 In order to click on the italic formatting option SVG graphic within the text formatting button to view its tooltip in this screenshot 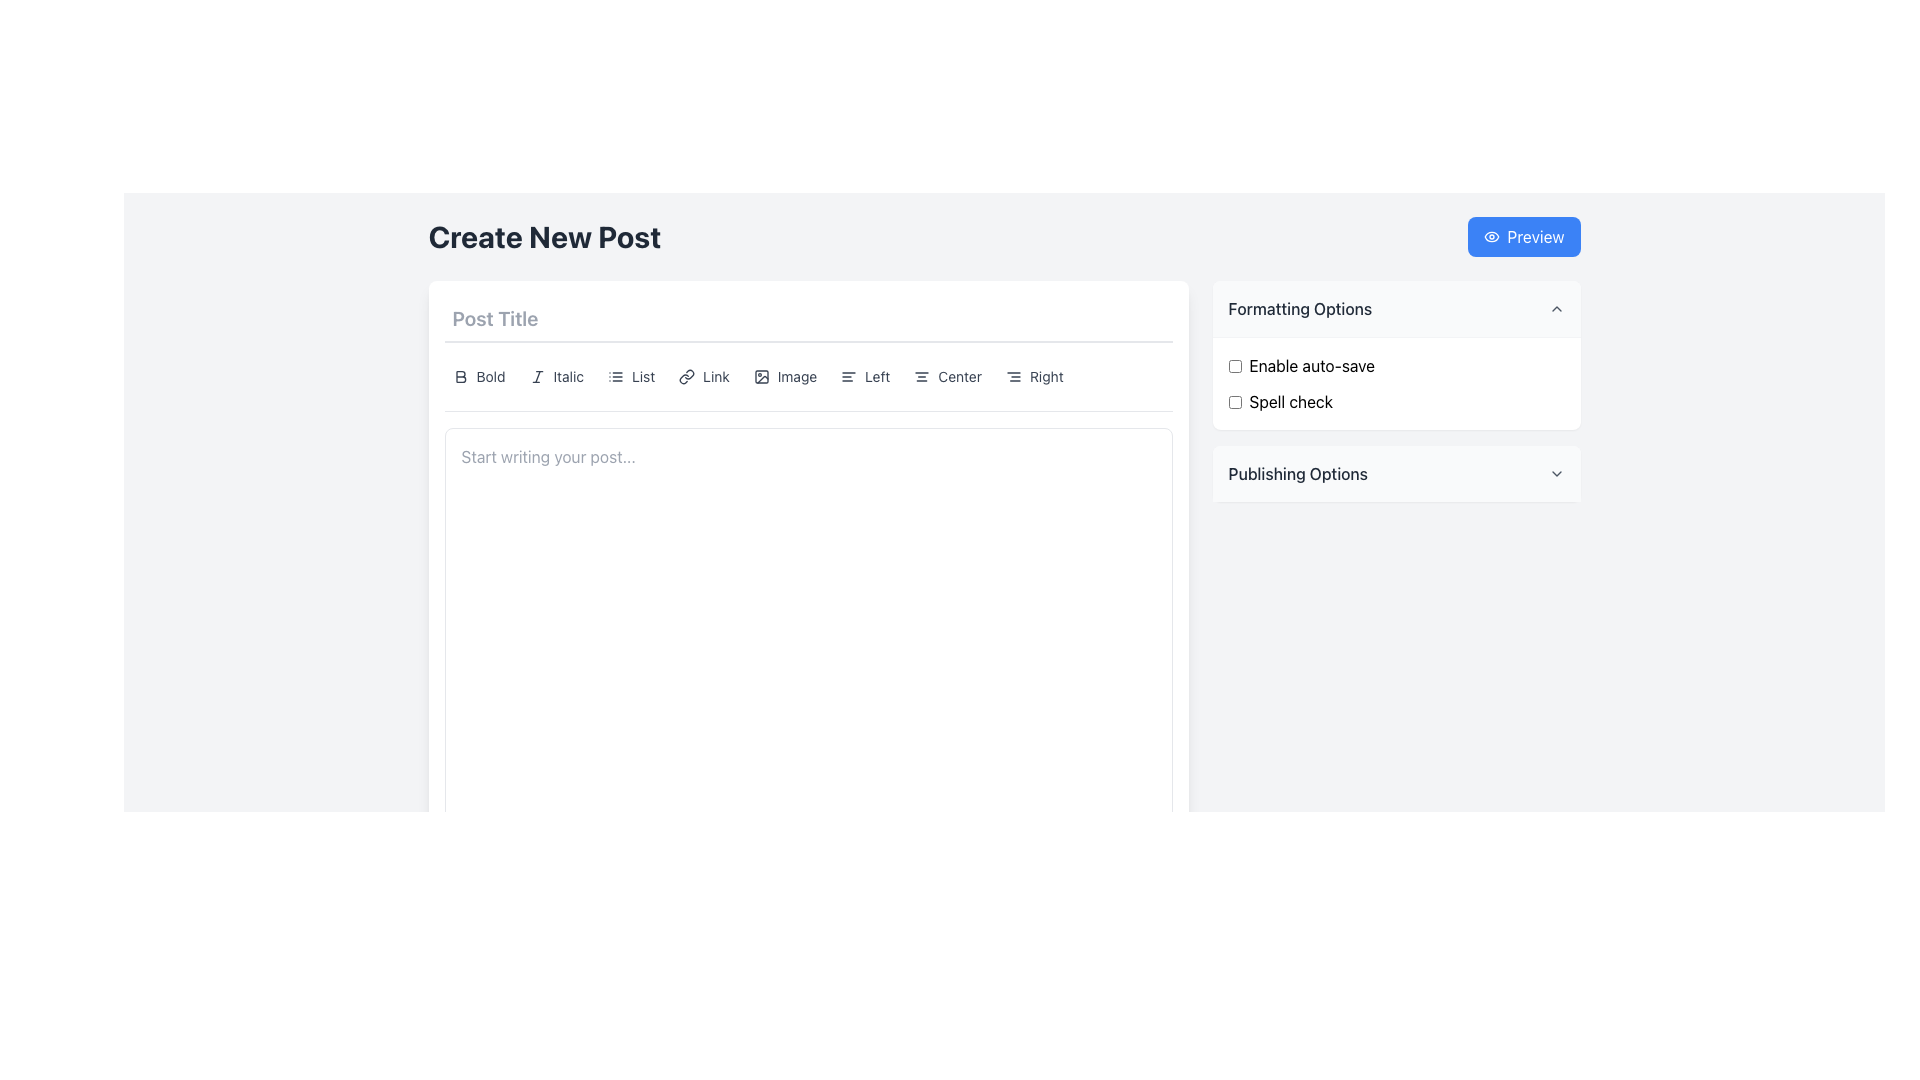, I will do `click(537, 377)`.